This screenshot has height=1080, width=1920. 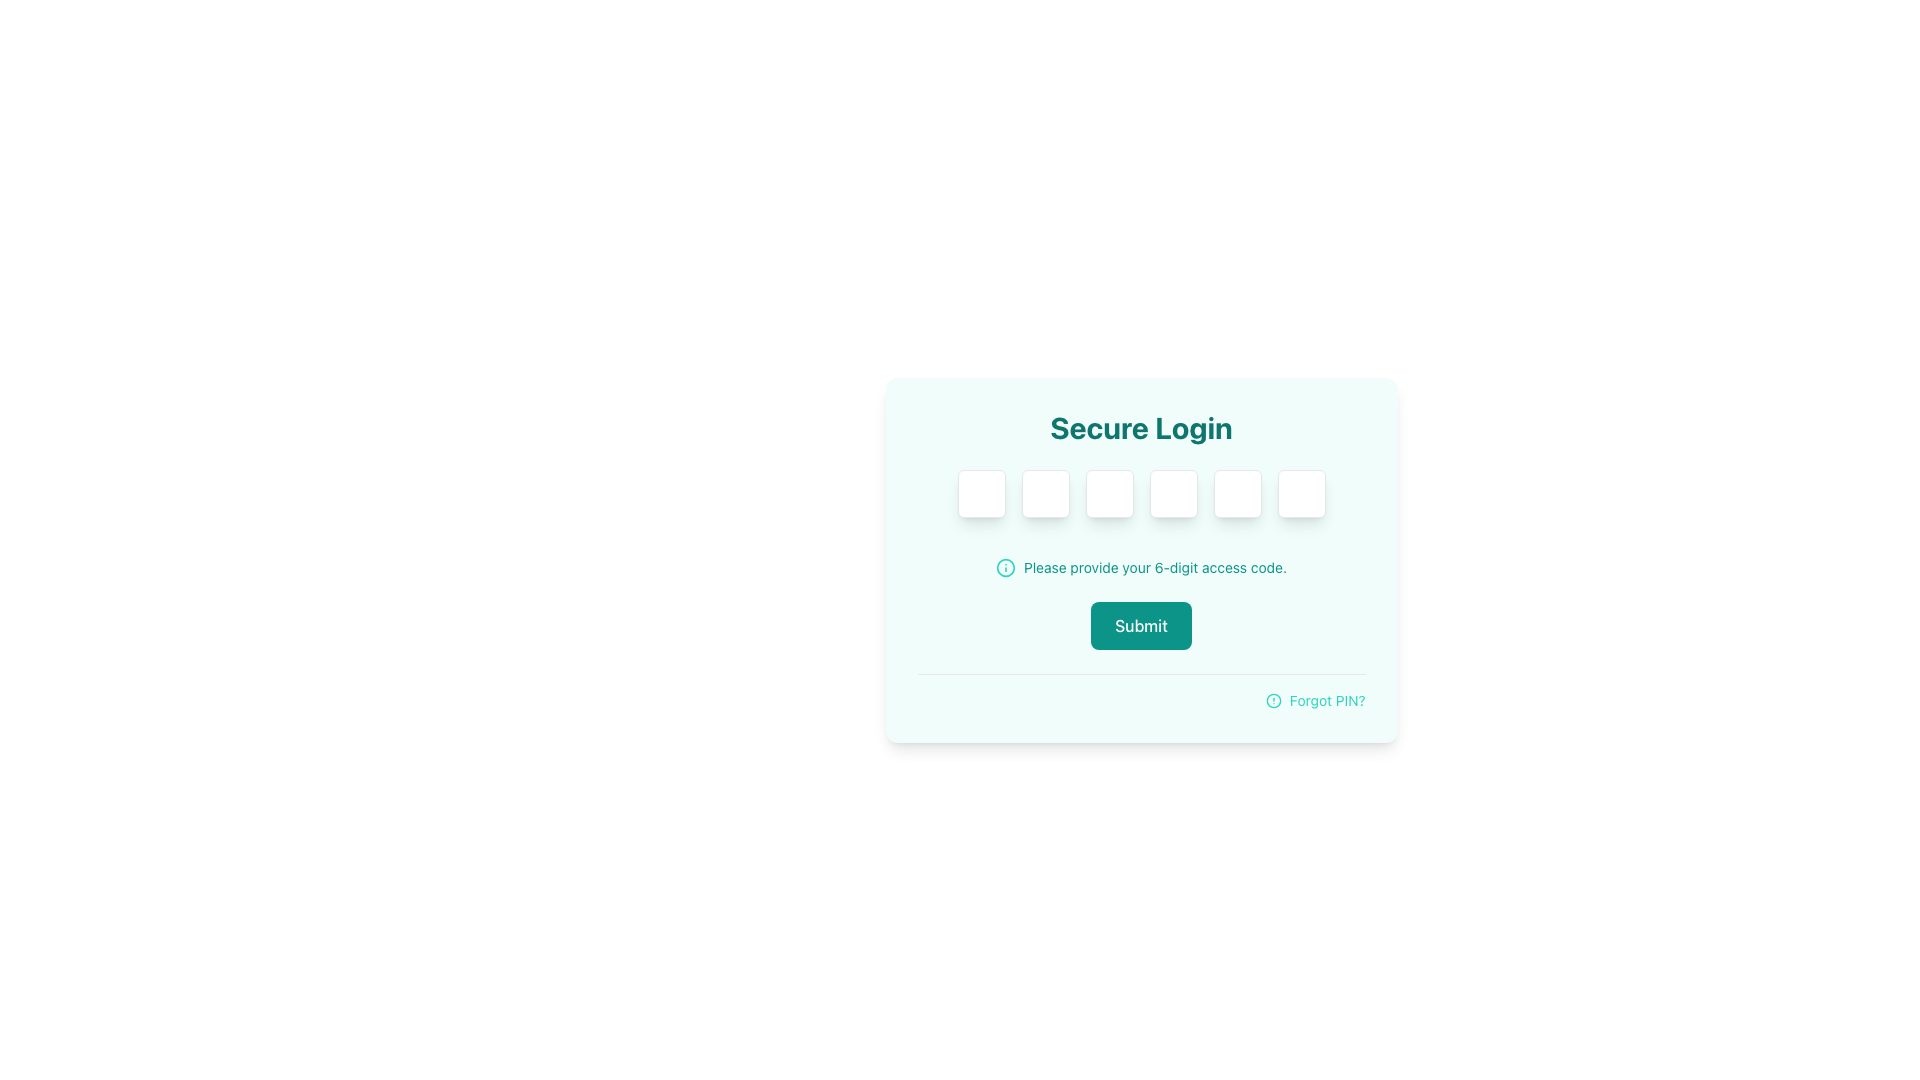 What do you see at coordinates (1006, 567) in the screenshot?
I see `the informative icon located directly to the left of the text 'Please provide your 6-digit access code.' in the middle part of the login form interface` at bounding box center [1006, 567].